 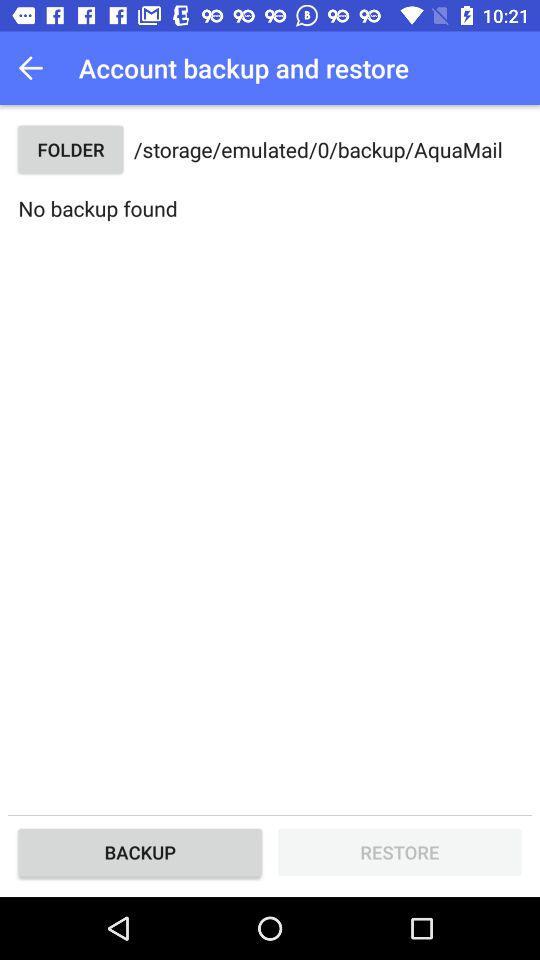 What do you see at coordinates (69, 148) in the screenshot?
I see `the item next to storage emulated 0 item` at bounding box center [69, 148].